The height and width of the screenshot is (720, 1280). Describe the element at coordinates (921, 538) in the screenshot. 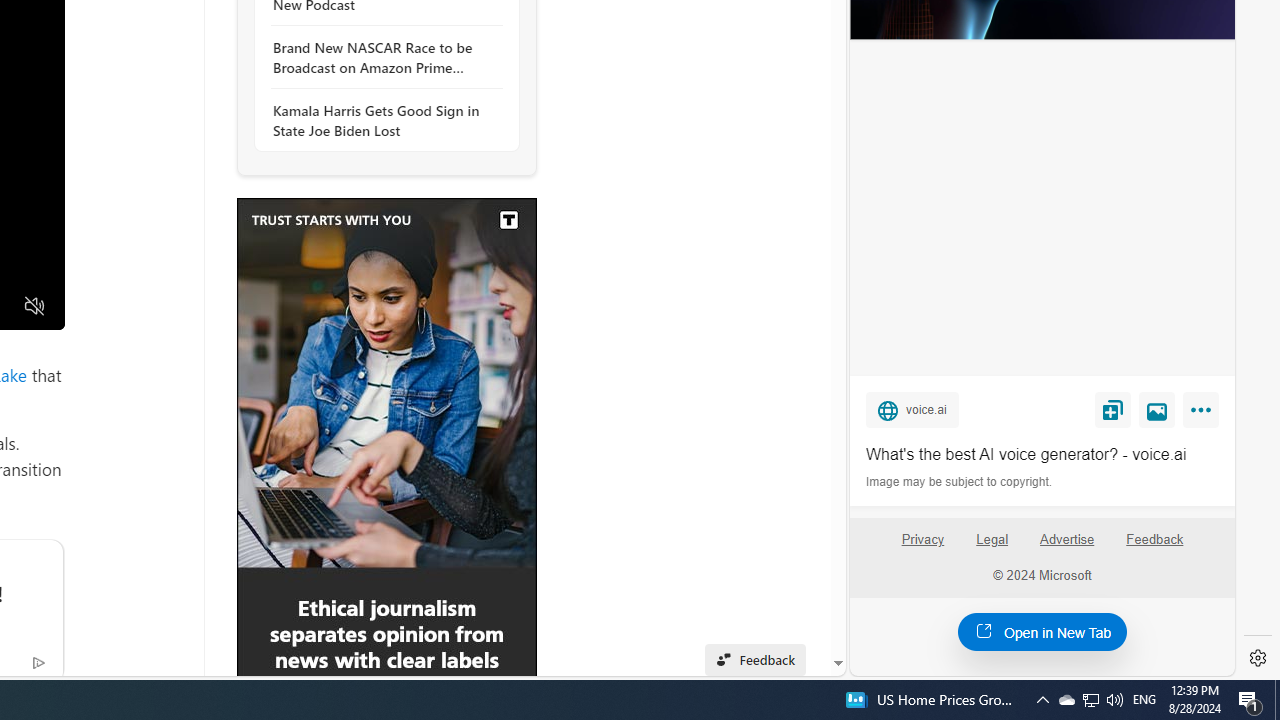

I see `'Privacy'` at that location.